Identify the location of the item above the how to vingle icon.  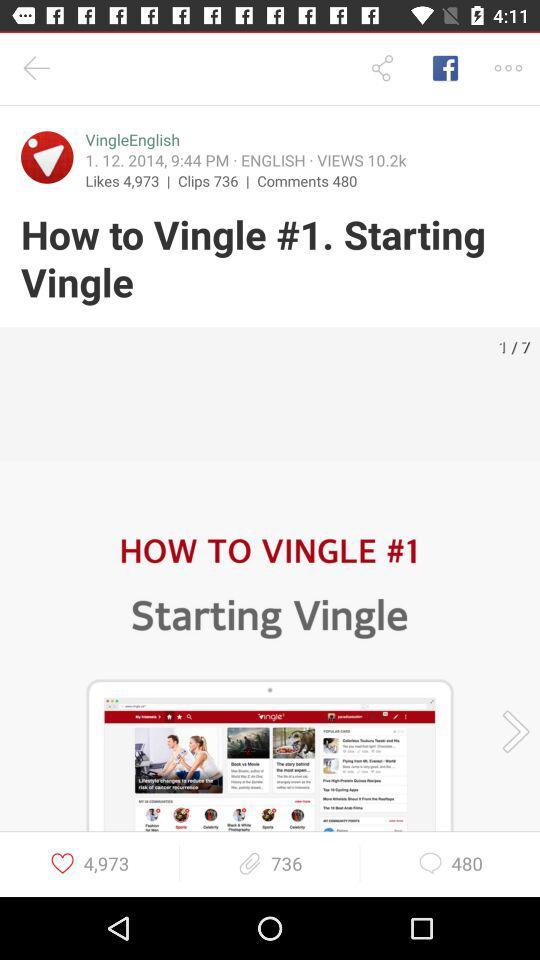
(307, 179).